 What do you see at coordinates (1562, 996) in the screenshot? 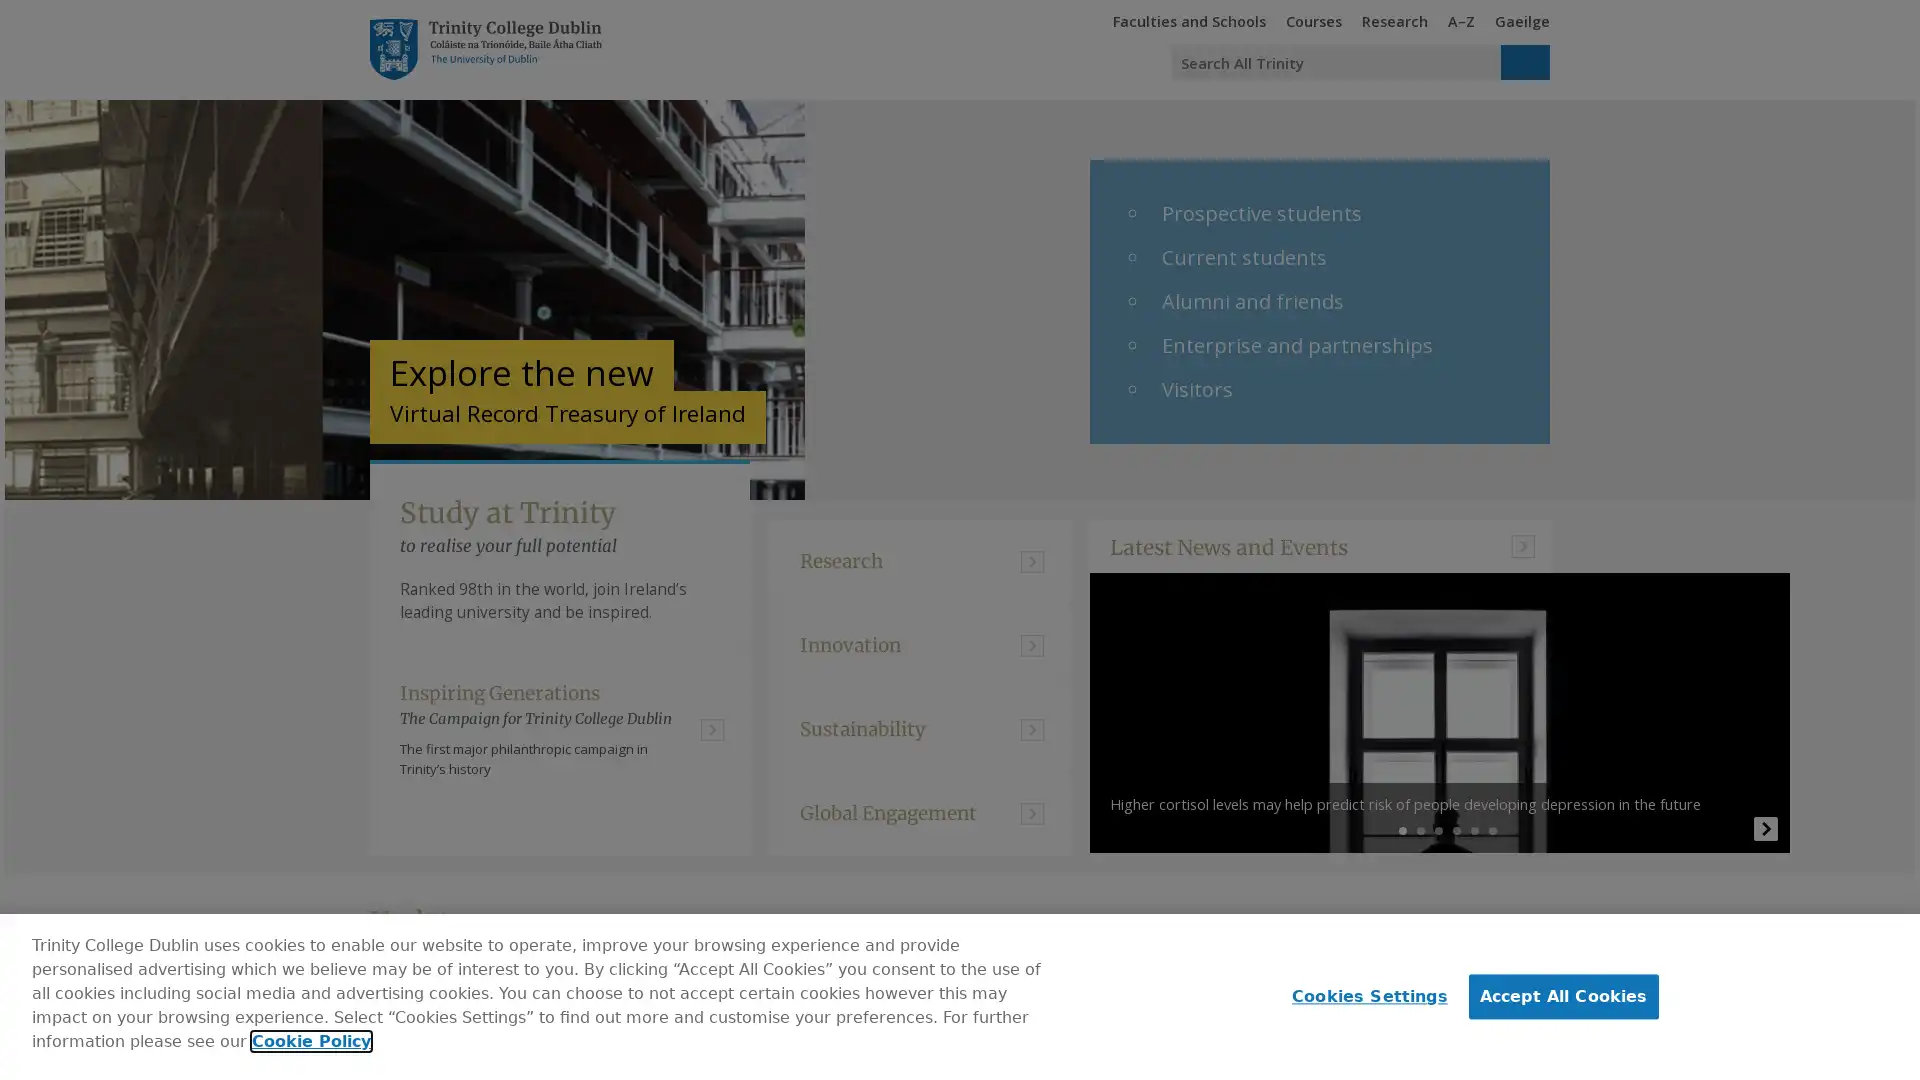
I see `Accept All Cookies` at bounding box center [1562, 996].